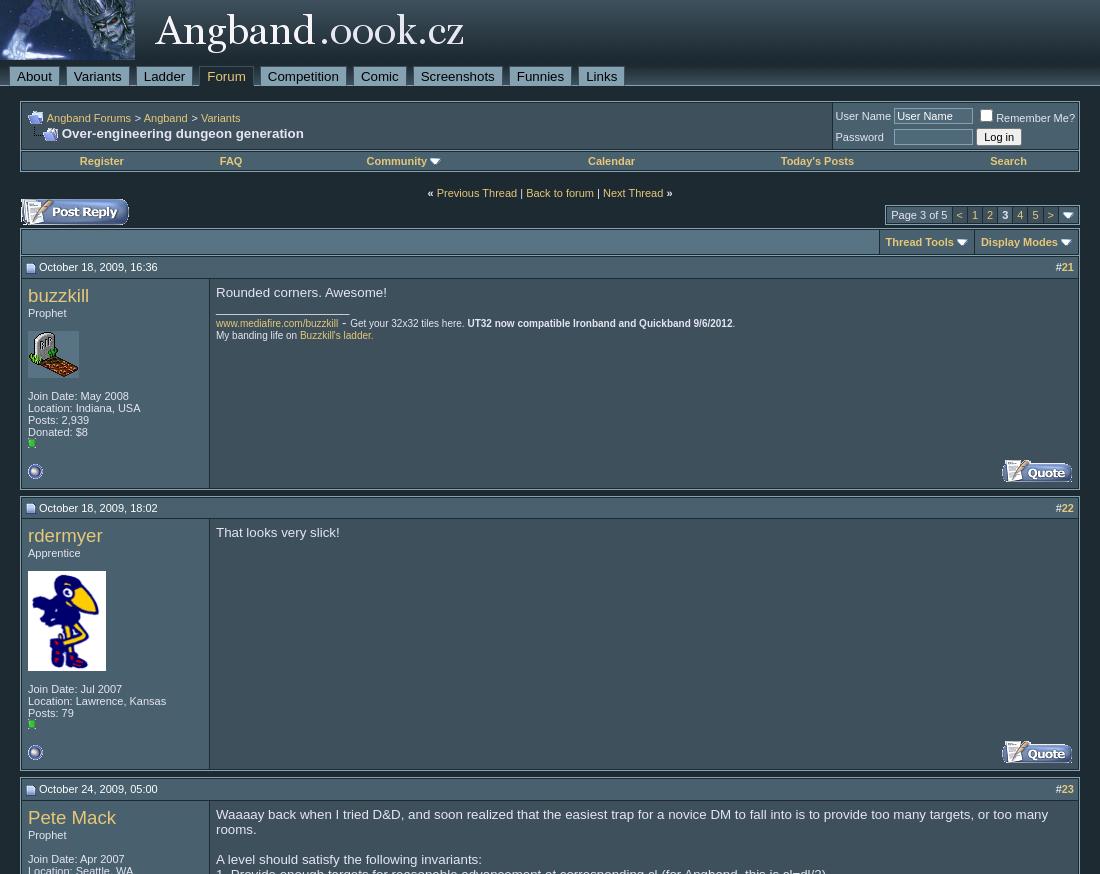 Image resolution: width=1100 pixels, height=874 pixels. What do you see at coordinates (27, 688) in the screenshot?
I see `'Join Date: Jul 2007'` at bounding box center [27, 688].